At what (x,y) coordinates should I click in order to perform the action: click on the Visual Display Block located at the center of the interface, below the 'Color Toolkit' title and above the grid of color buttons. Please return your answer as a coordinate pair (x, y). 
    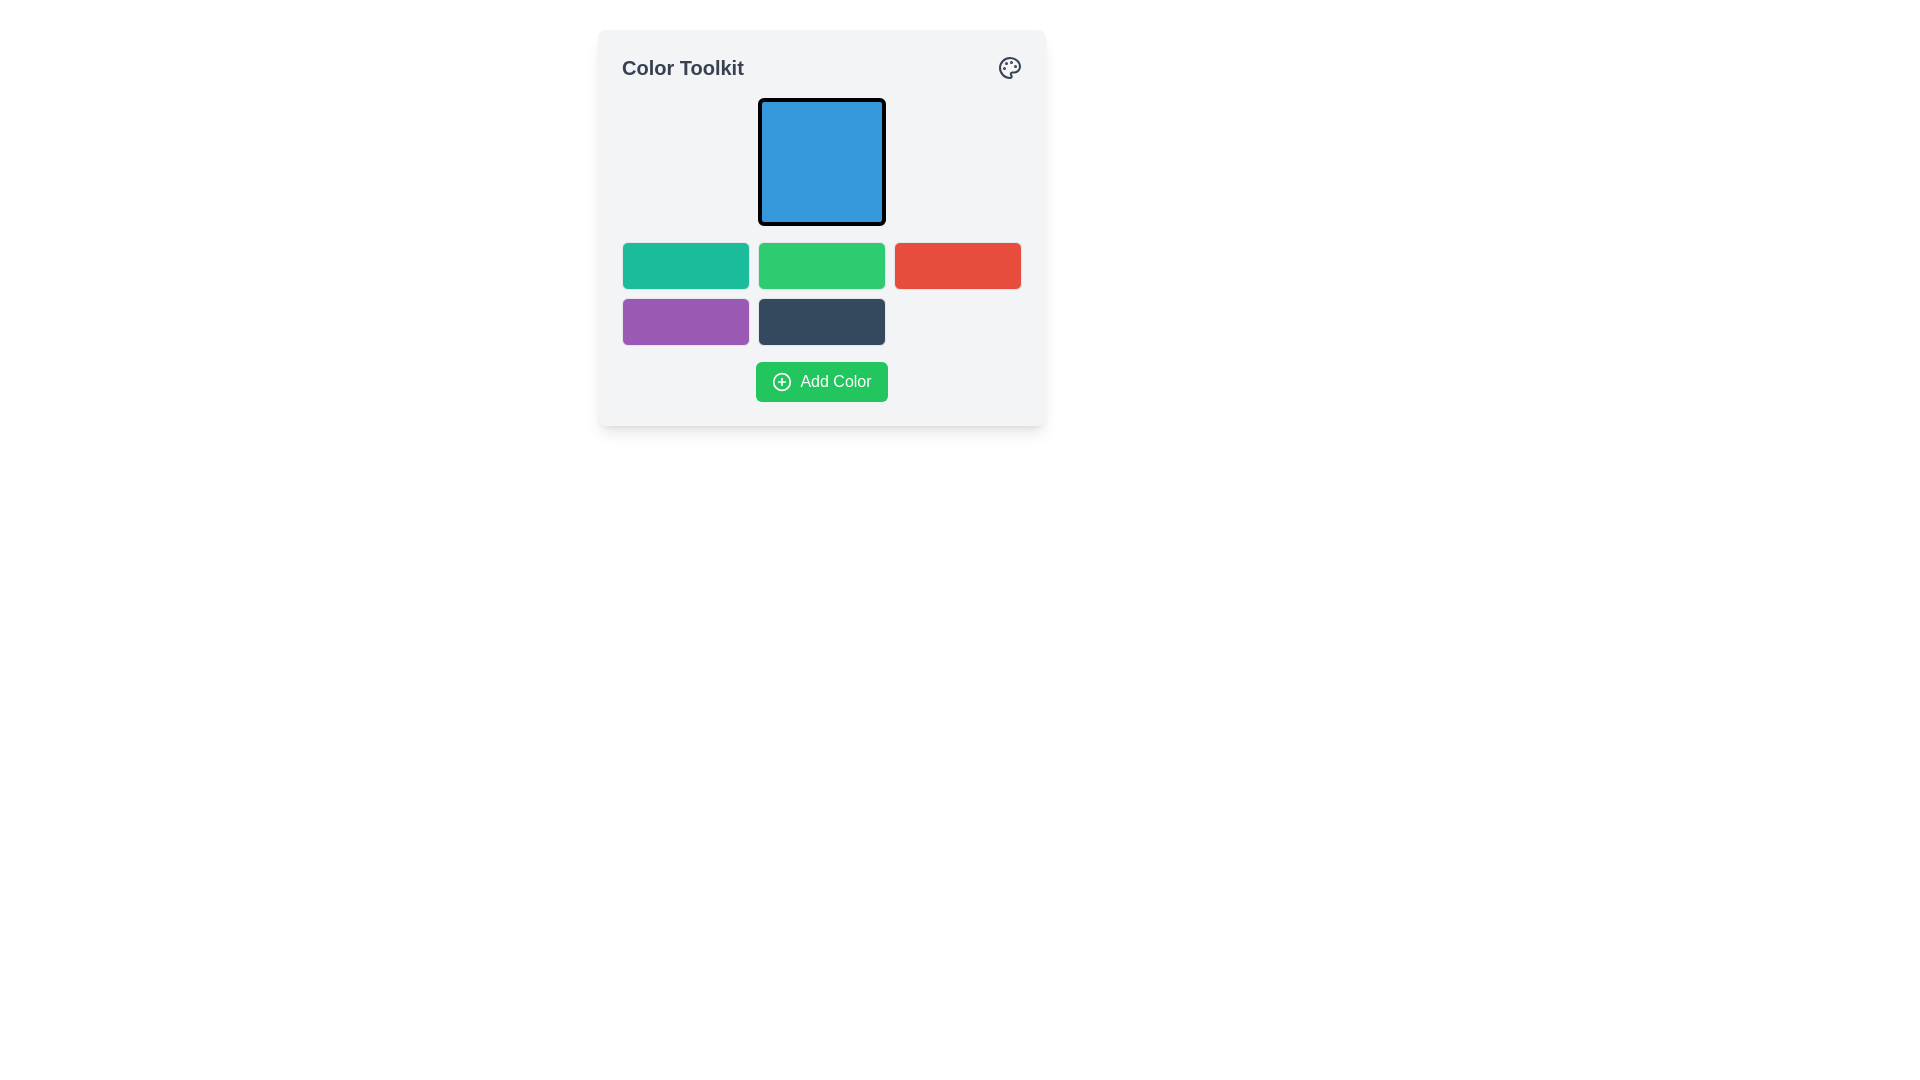
    Looking at the image, I should click on (821, 226).